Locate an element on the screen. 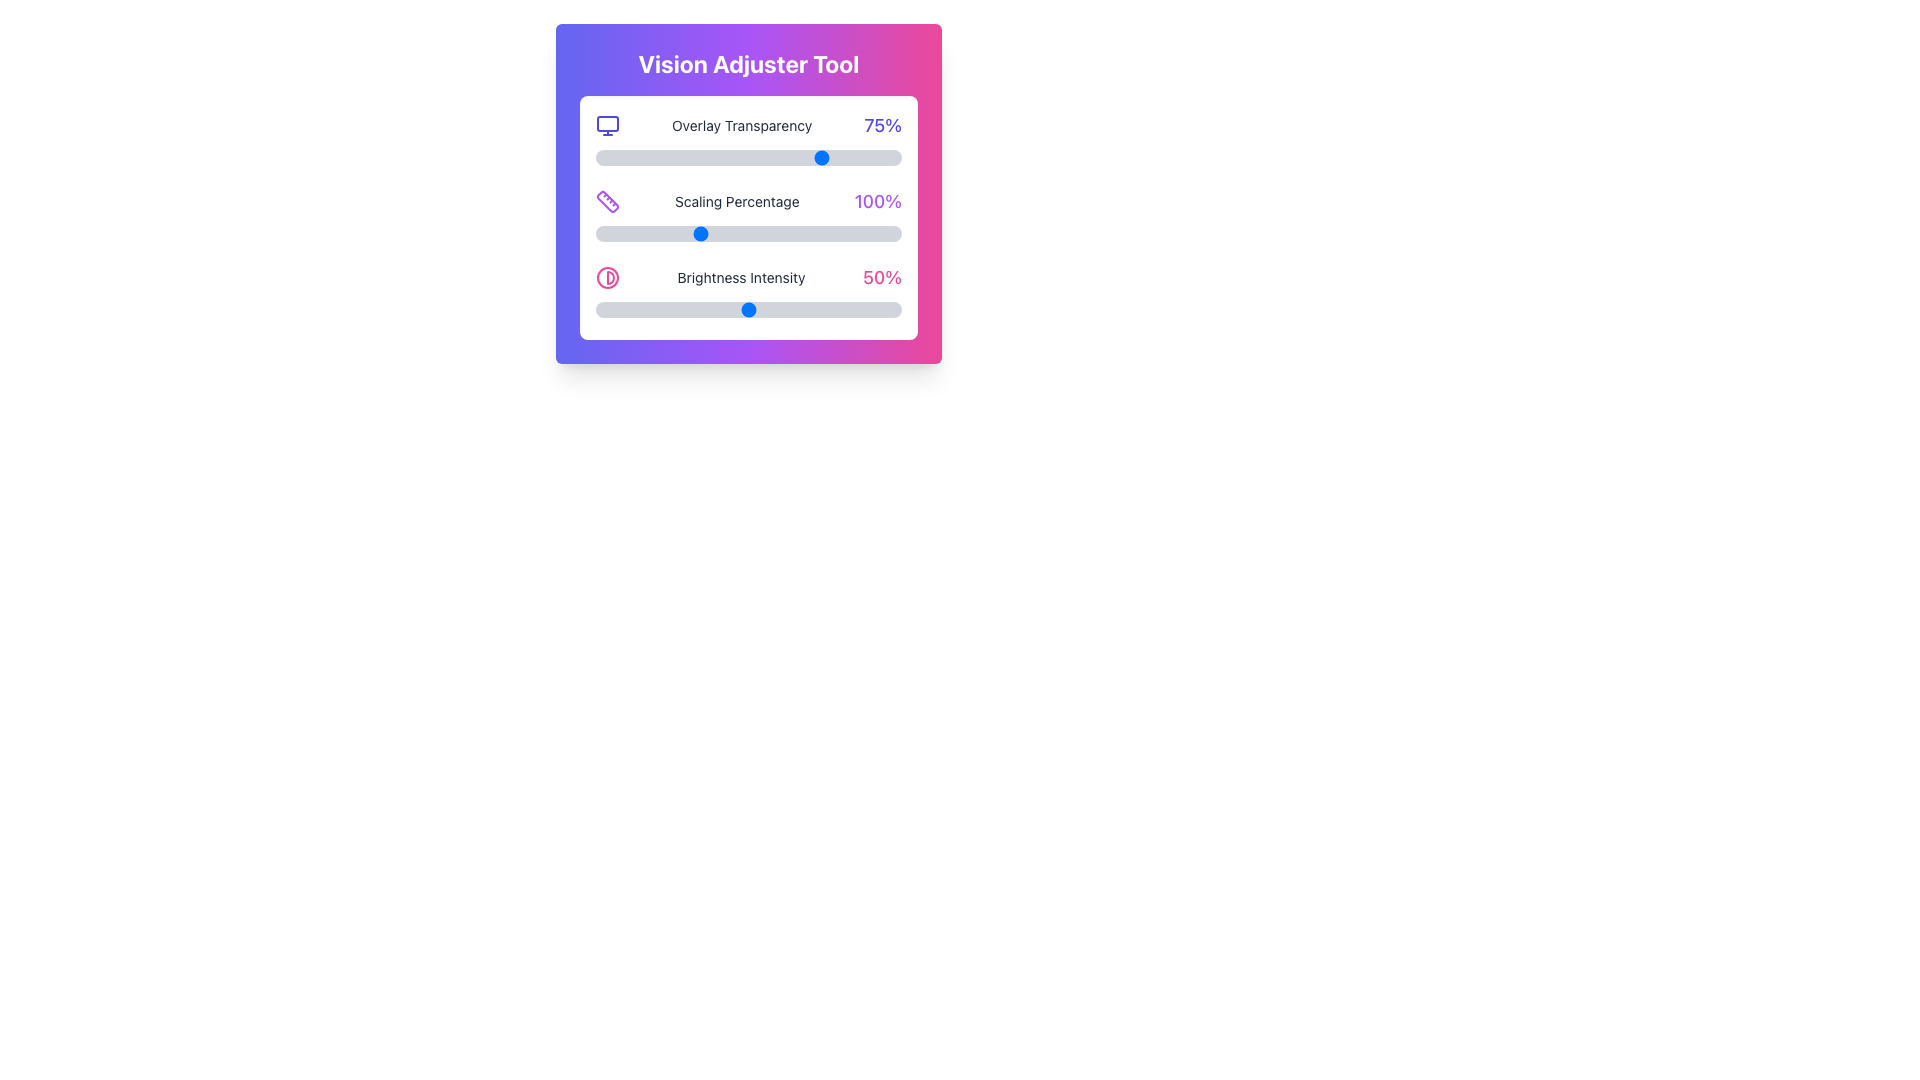  the scaling percentage is located at coordinates (669, 233).